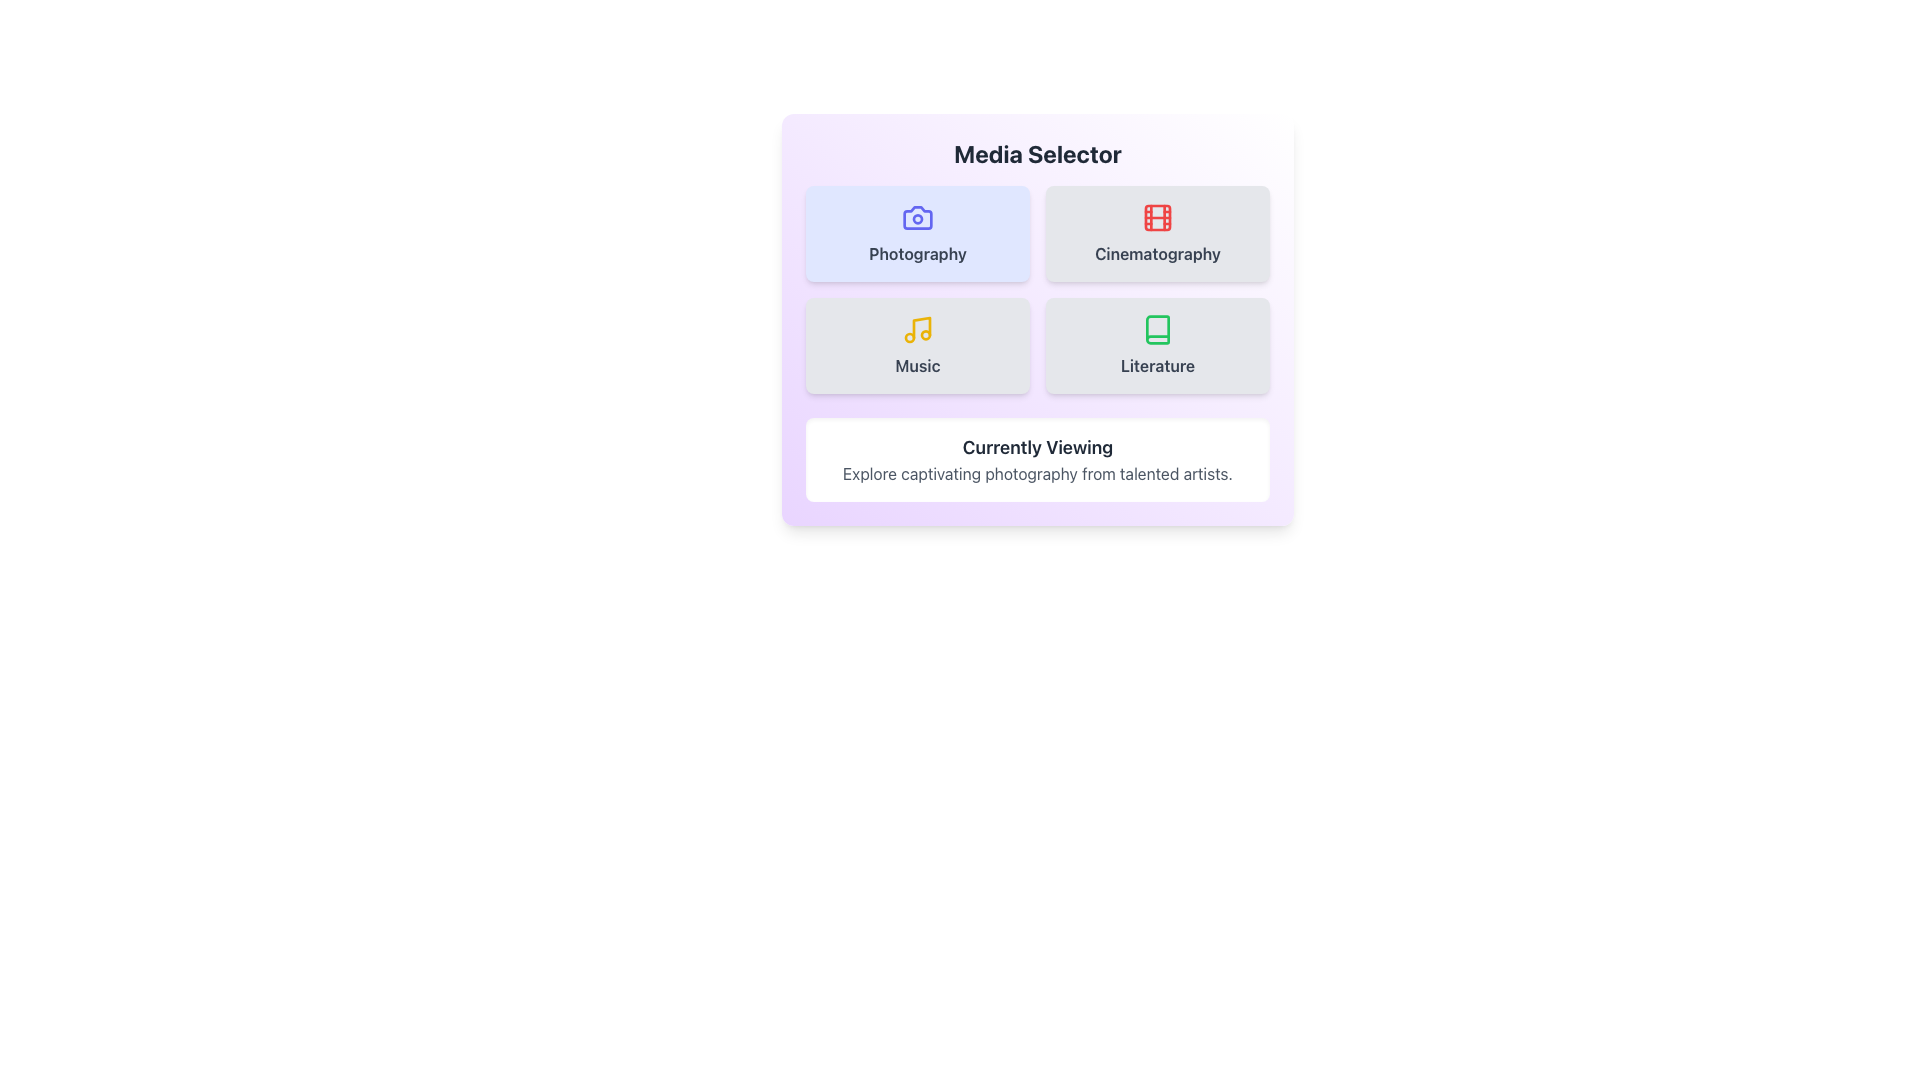  What do you see at coordinates (1157, 218) in the screenshot?
I see `the graphical icon component located within the film roll icon in the top-right quadrant of the Media Selector interface, adjacent to the Cinematography label` at bounding box center [1157, 218].